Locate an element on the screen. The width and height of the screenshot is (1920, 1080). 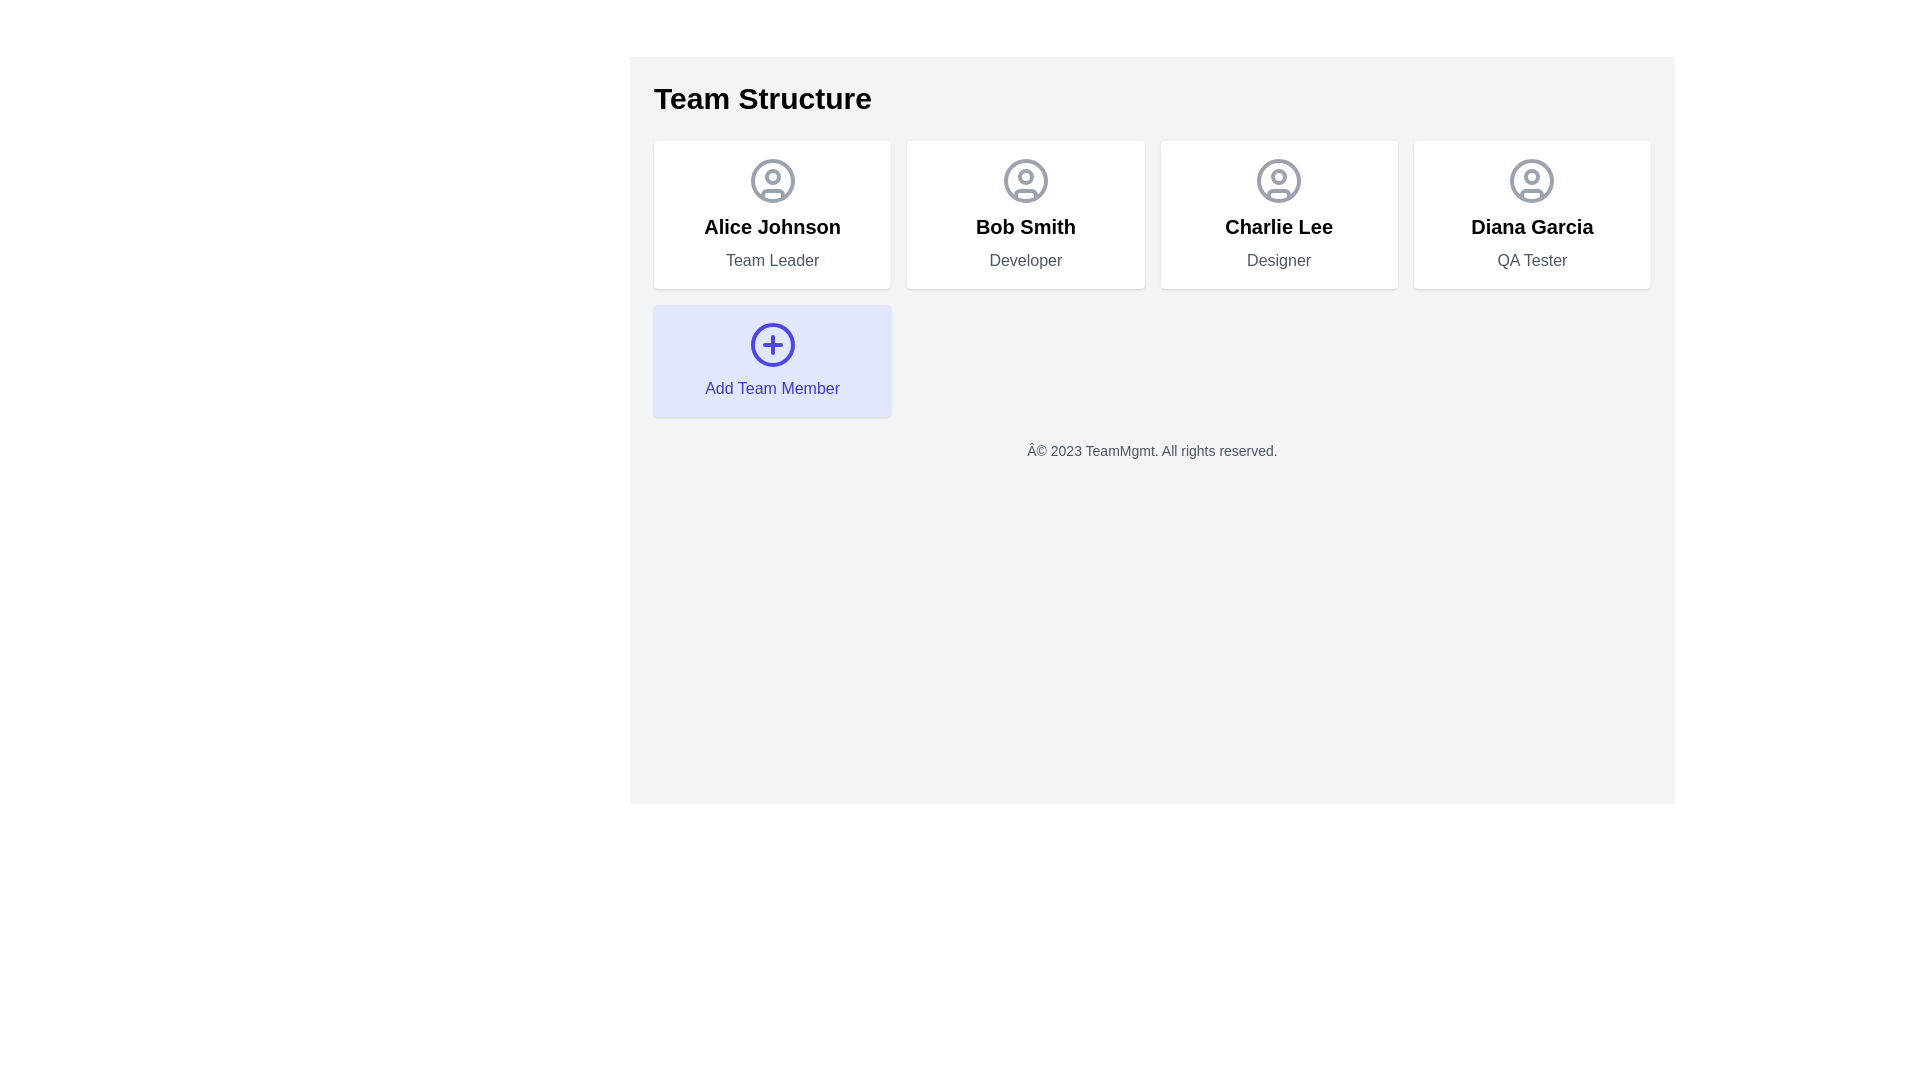
the circular profile icon representing 'Bob Smith' in the 'Team Structure' view is located at coordinates (1025, 181).